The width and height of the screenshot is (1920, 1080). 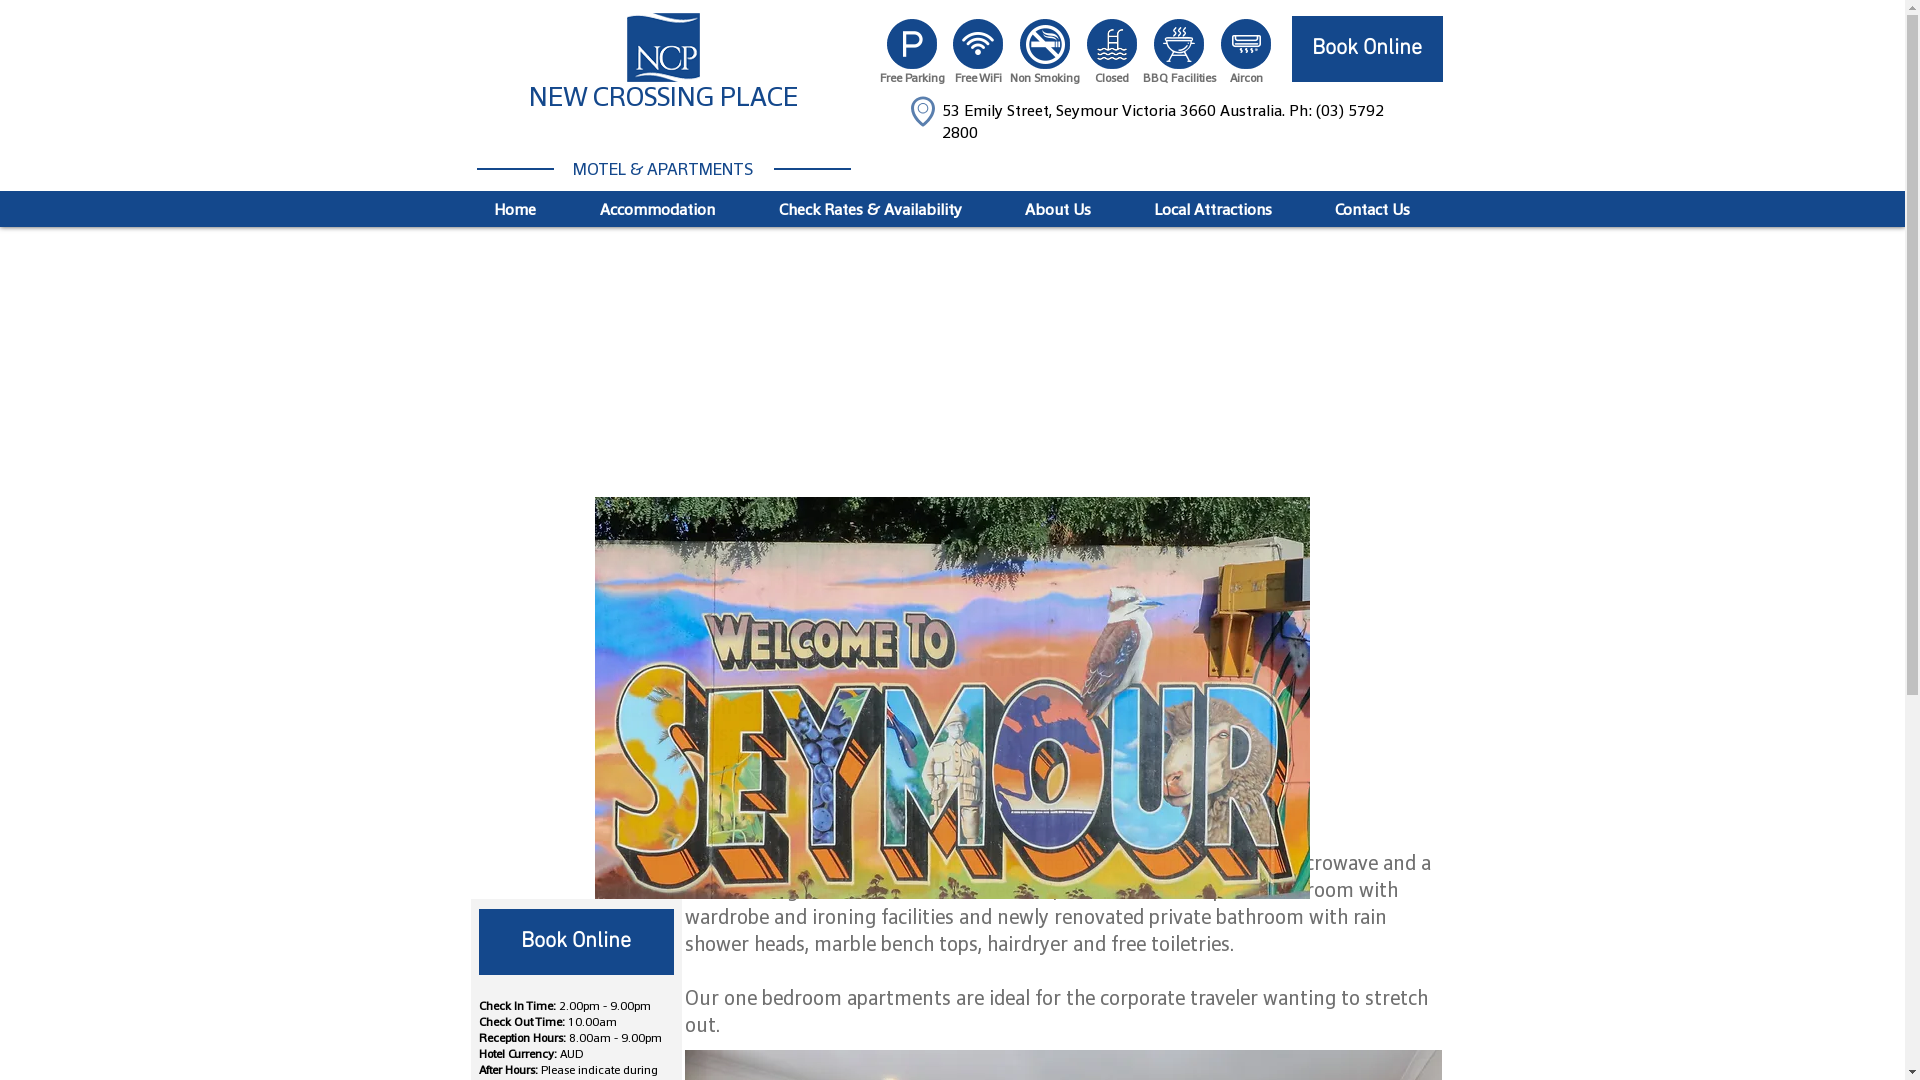 What do you see at coordinates (869, 209) in the screenshot?
I see `'Check Rates & Availability'` at bounding box center [869, 209].